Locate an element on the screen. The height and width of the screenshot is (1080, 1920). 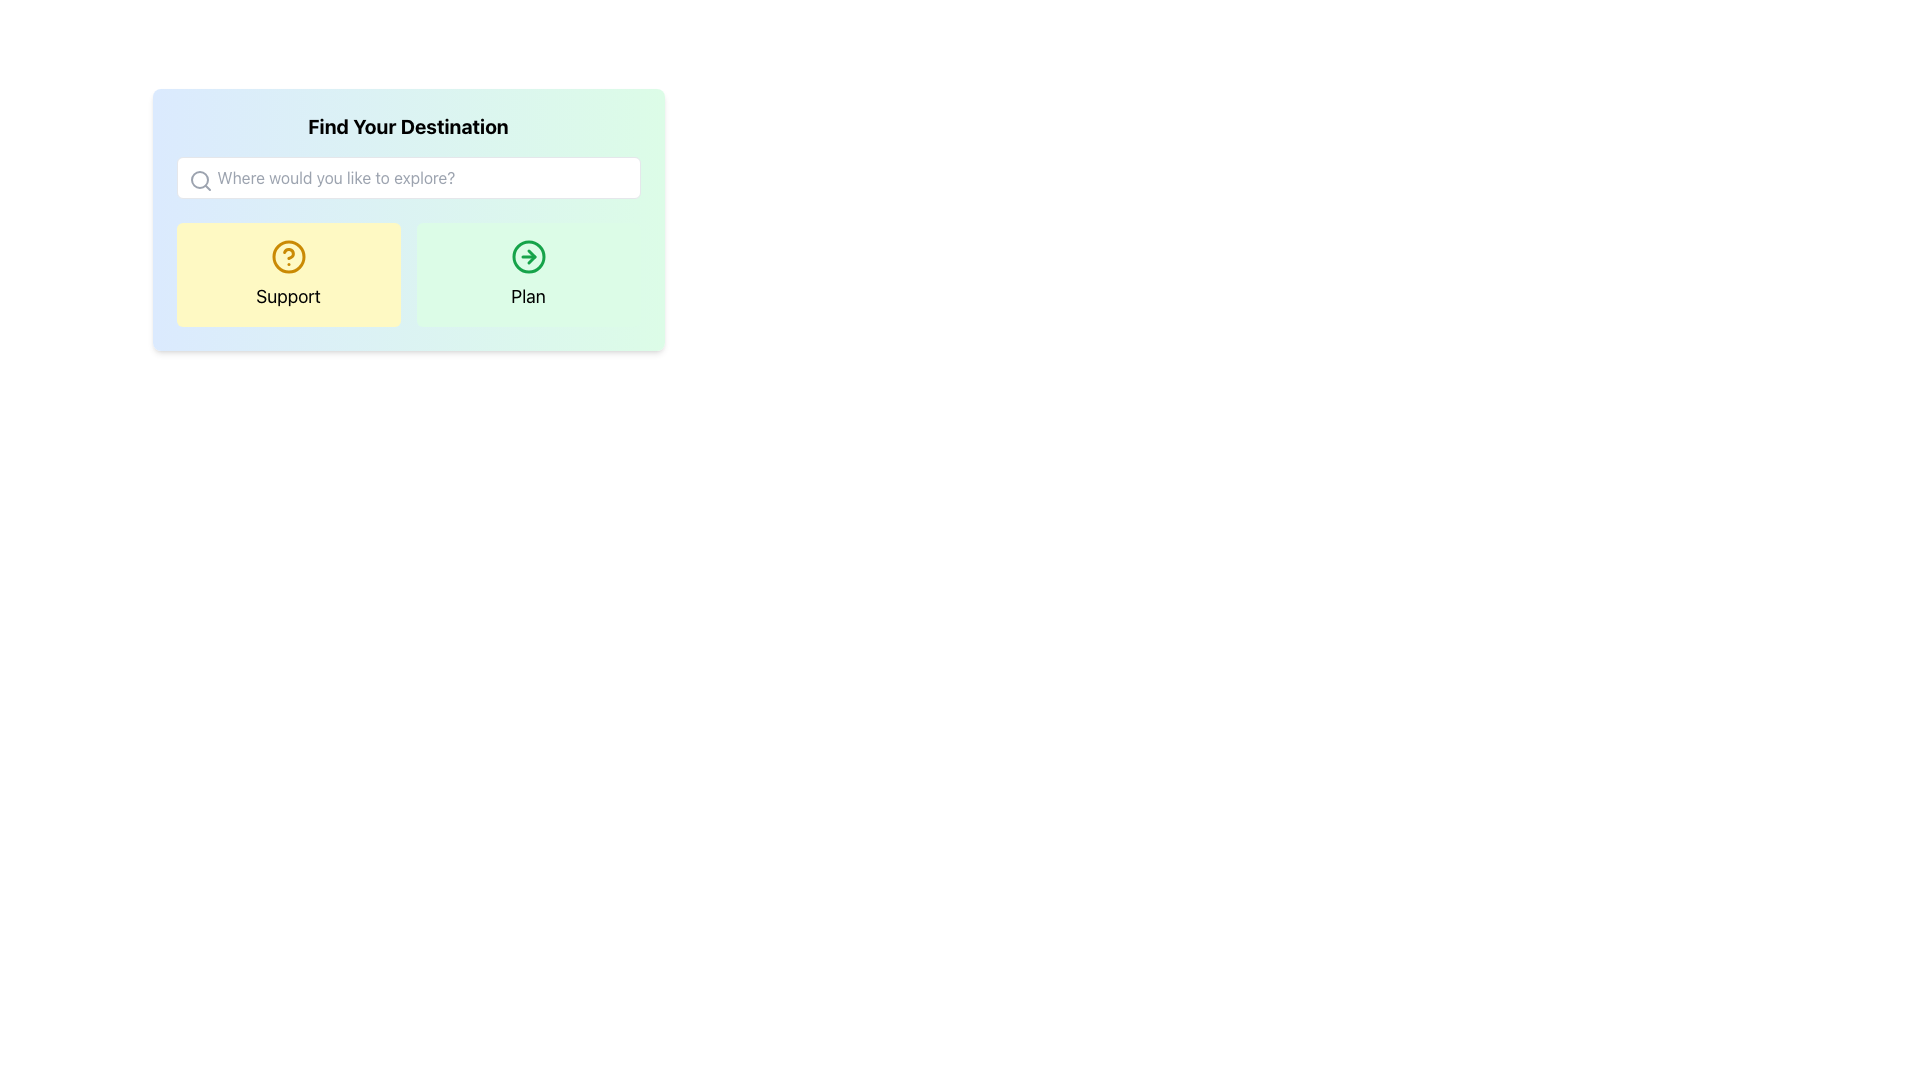
the support icon located above the 'Support' text within a yellow rectangular segment is located at coordinates (287, 256).